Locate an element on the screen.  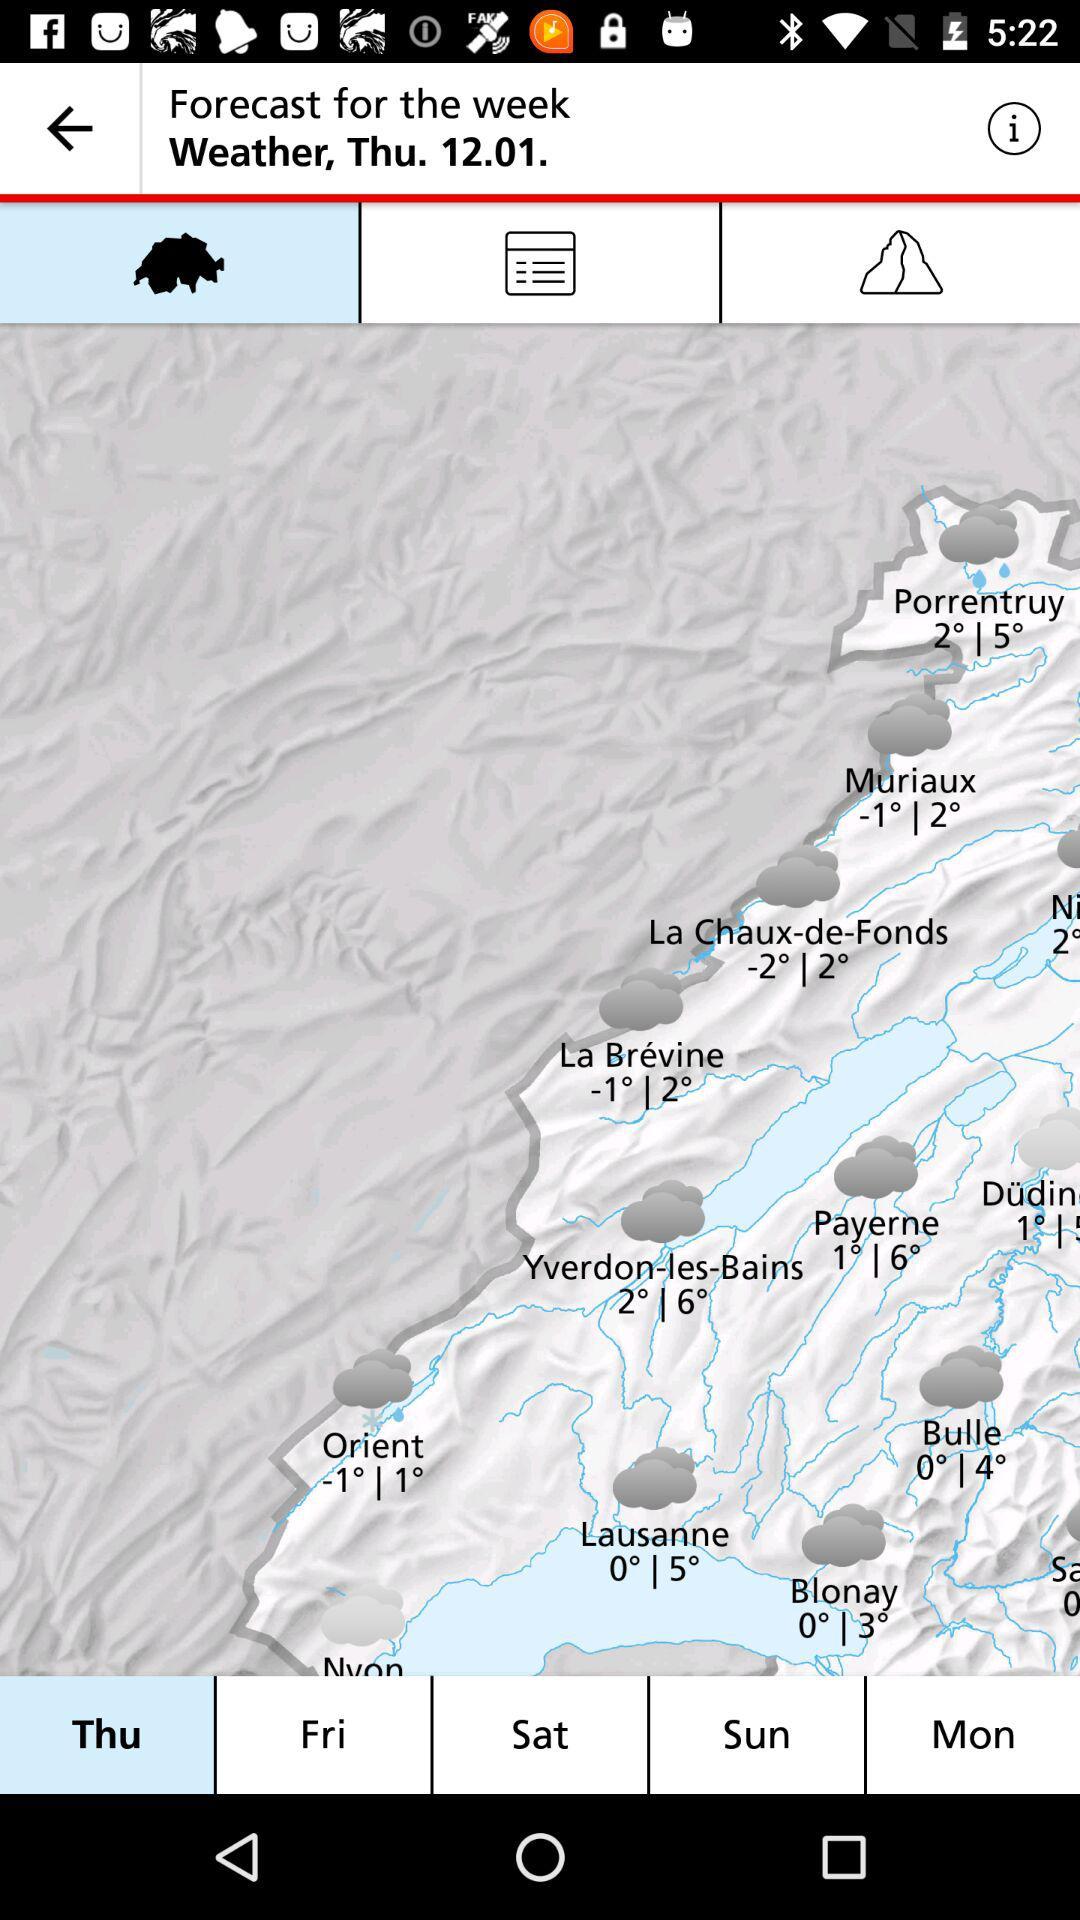
item to the left of the forecast for the item is located at coordinates (68, 127).